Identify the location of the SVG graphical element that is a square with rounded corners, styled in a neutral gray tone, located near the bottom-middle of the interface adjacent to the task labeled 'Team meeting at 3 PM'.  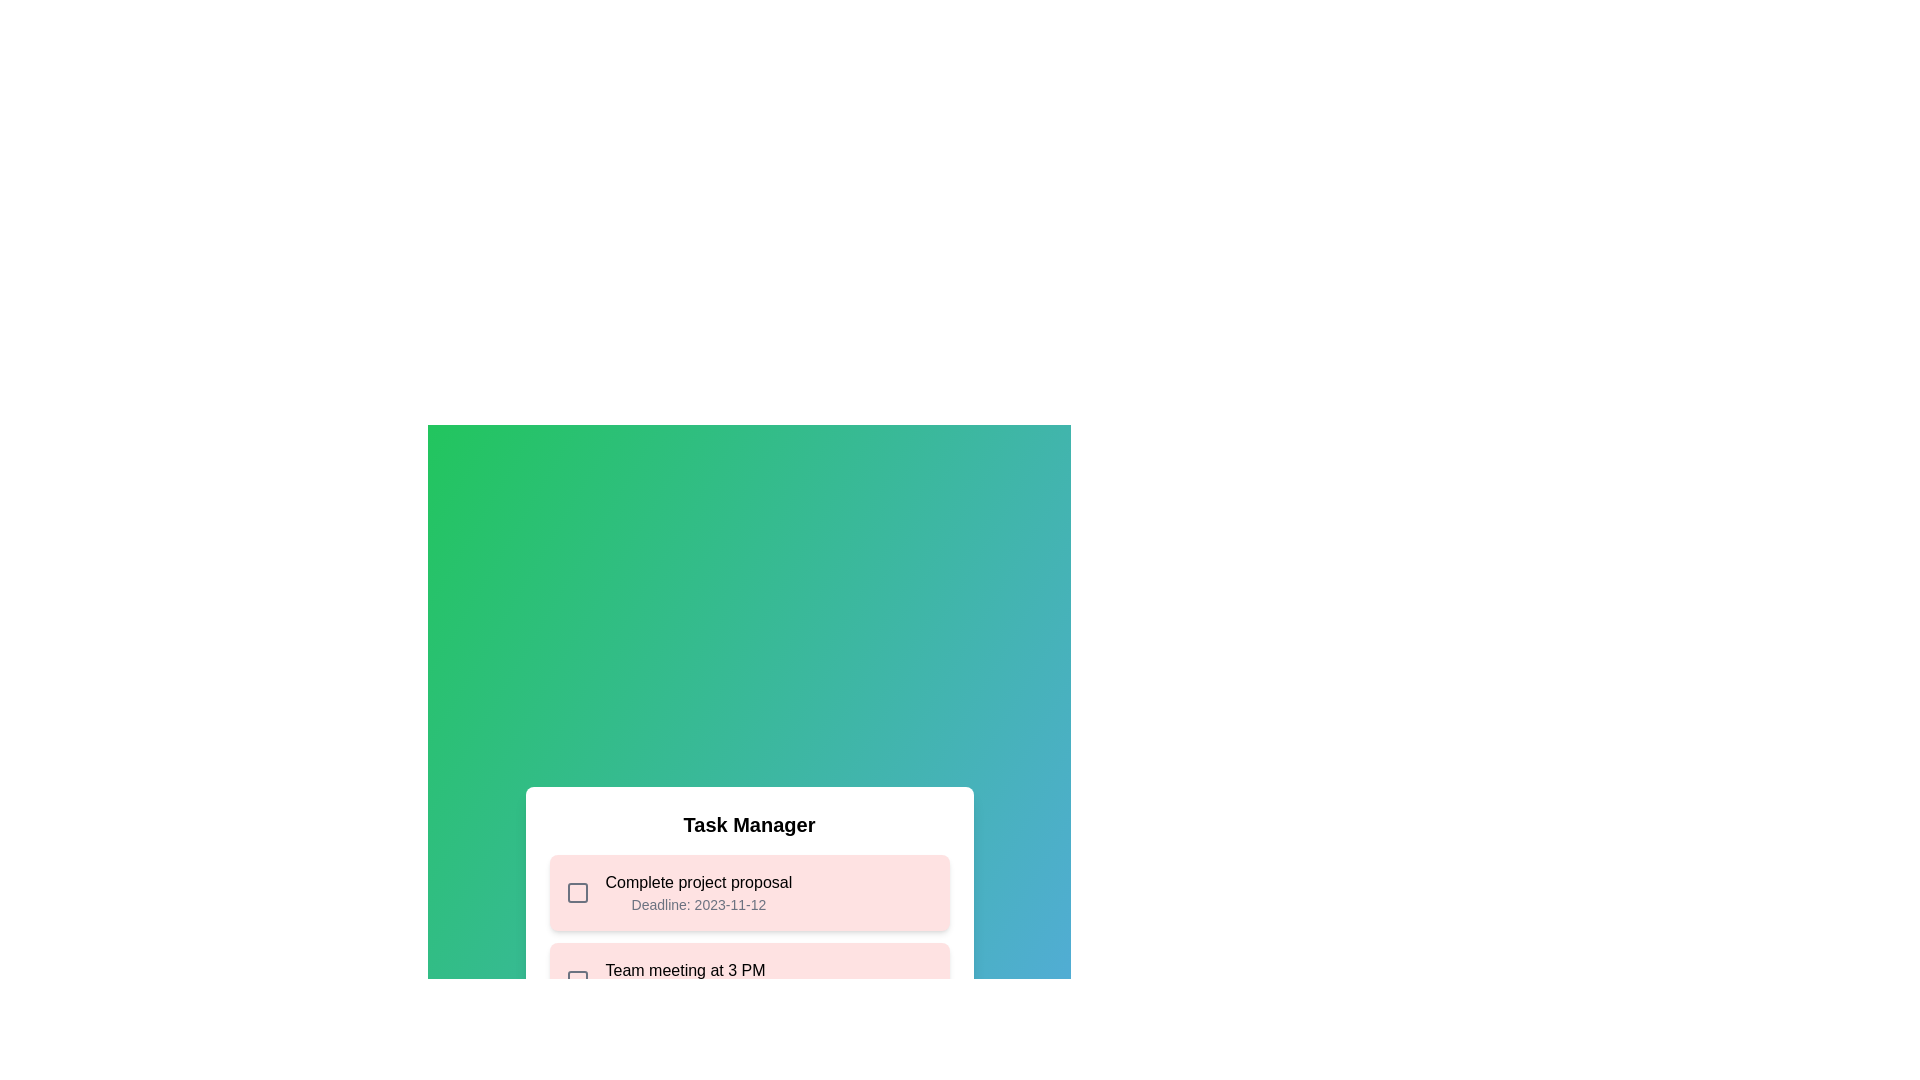
(576, 979).